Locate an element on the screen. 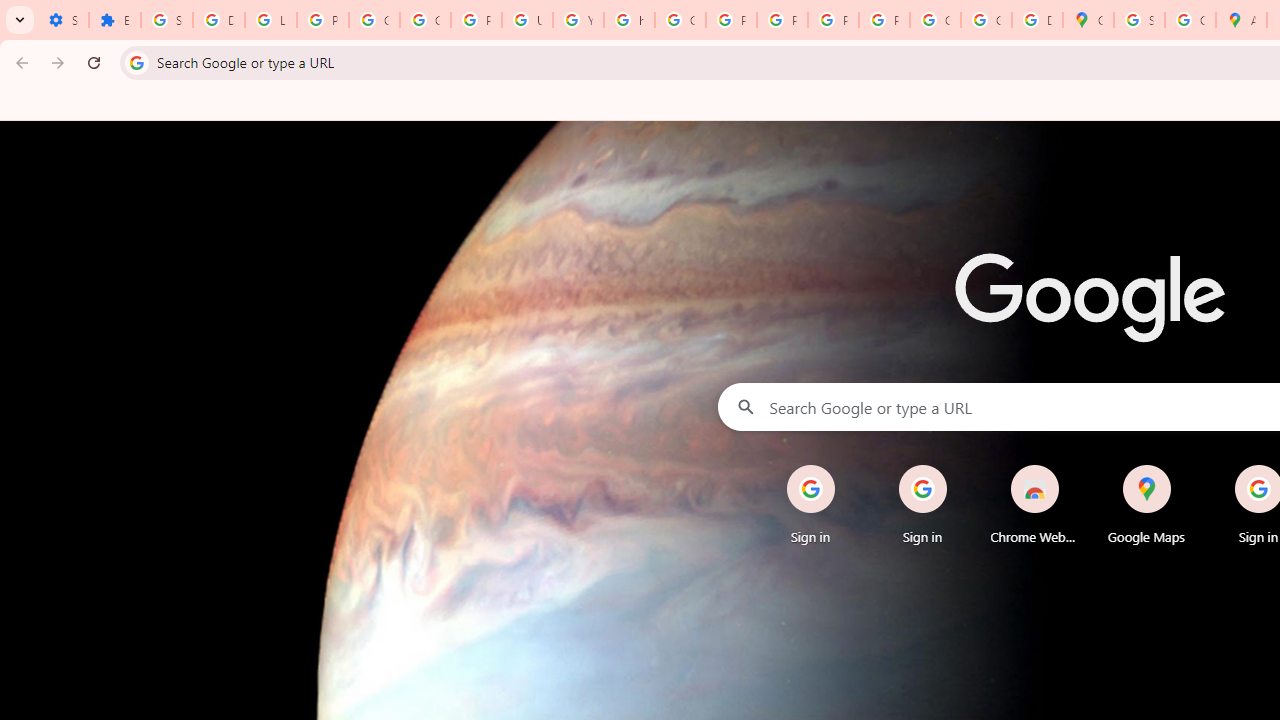 The width and height of the screenshot is (1280, 720). 'https://scholar.google.com/' is located at coordinates (628, 20).